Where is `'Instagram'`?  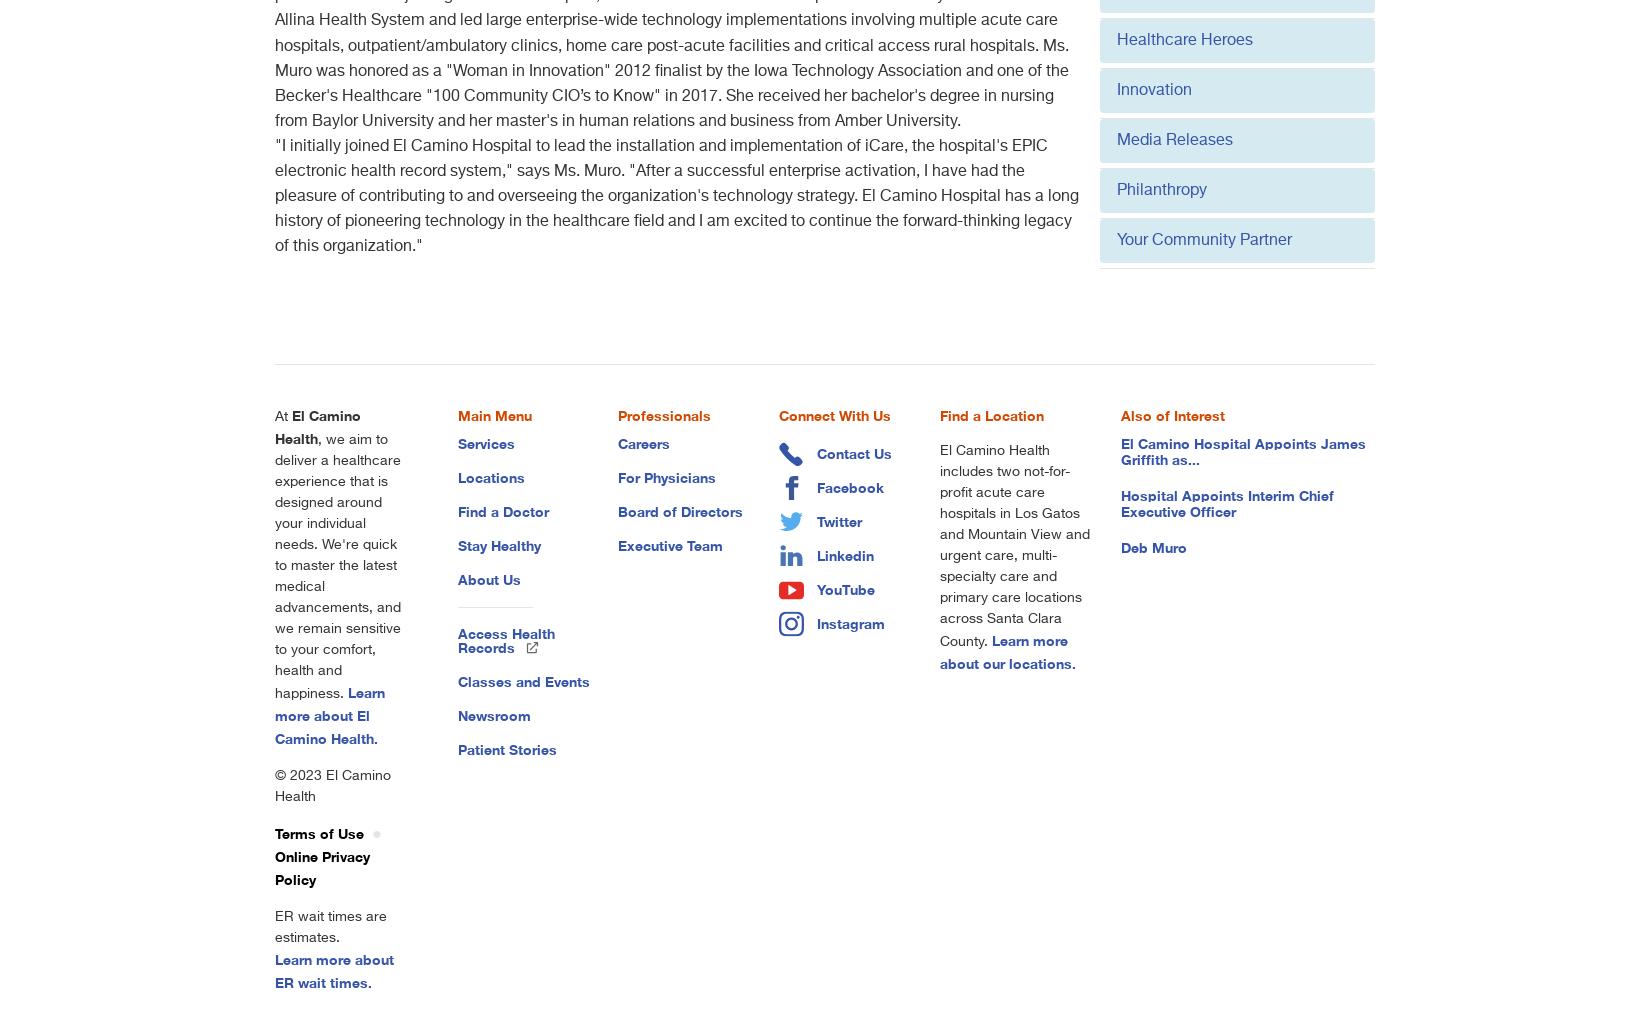
'Instagram' is located at coordinates (851, 622).